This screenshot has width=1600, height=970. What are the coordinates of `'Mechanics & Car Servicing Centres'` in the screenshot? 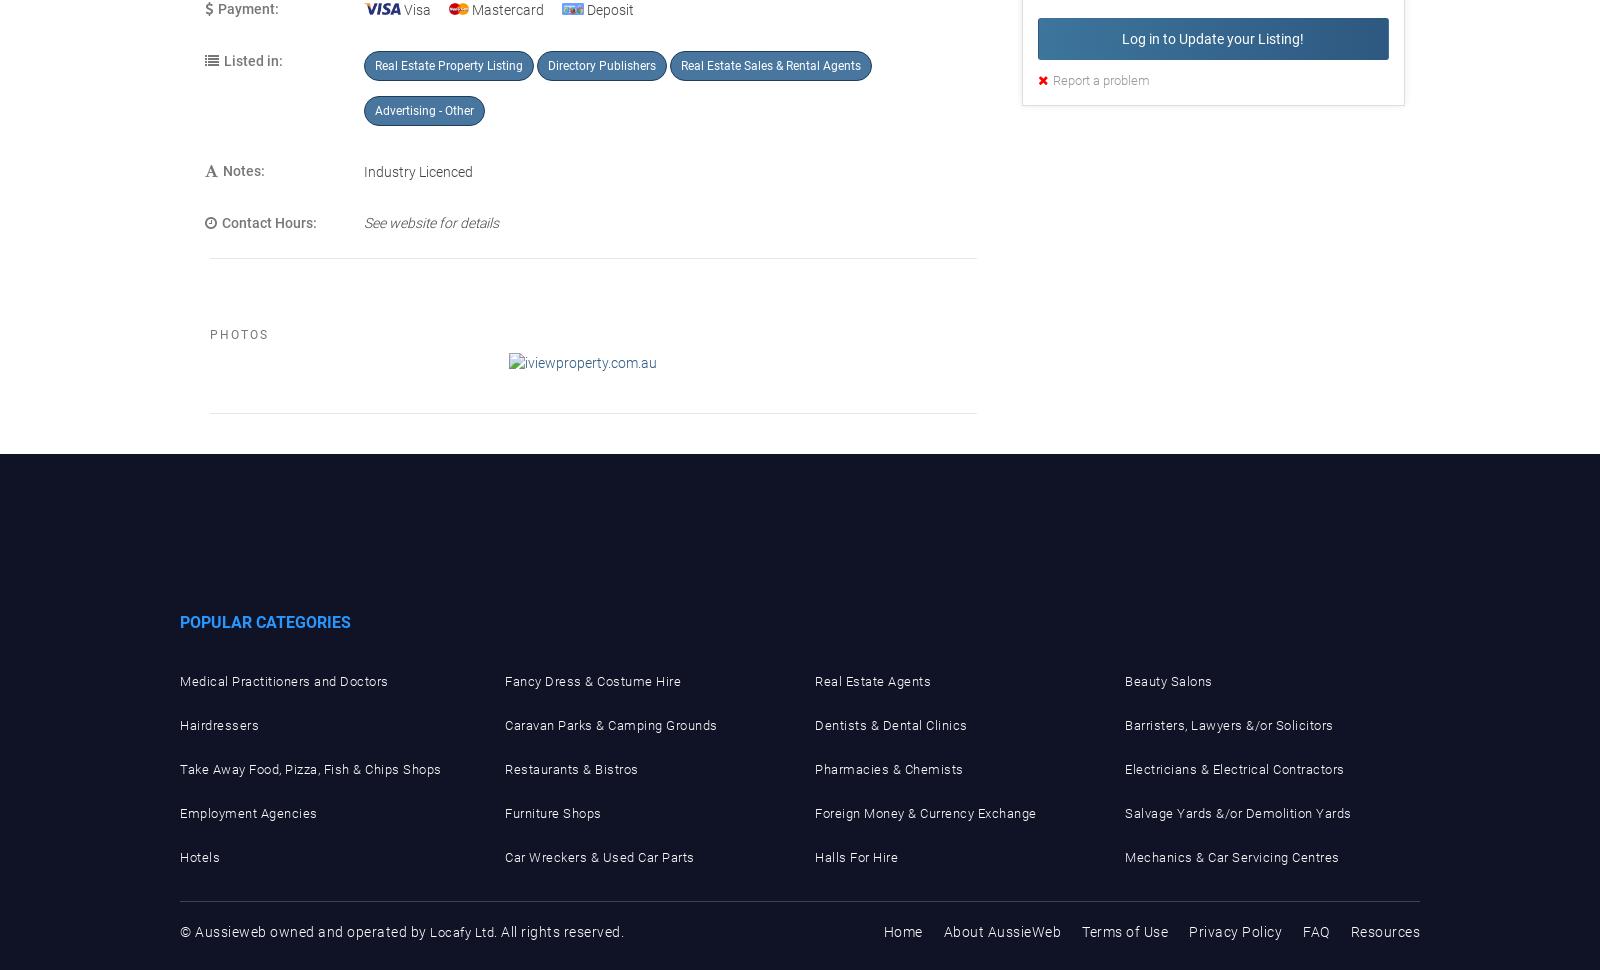 It's located at (1231, 856).